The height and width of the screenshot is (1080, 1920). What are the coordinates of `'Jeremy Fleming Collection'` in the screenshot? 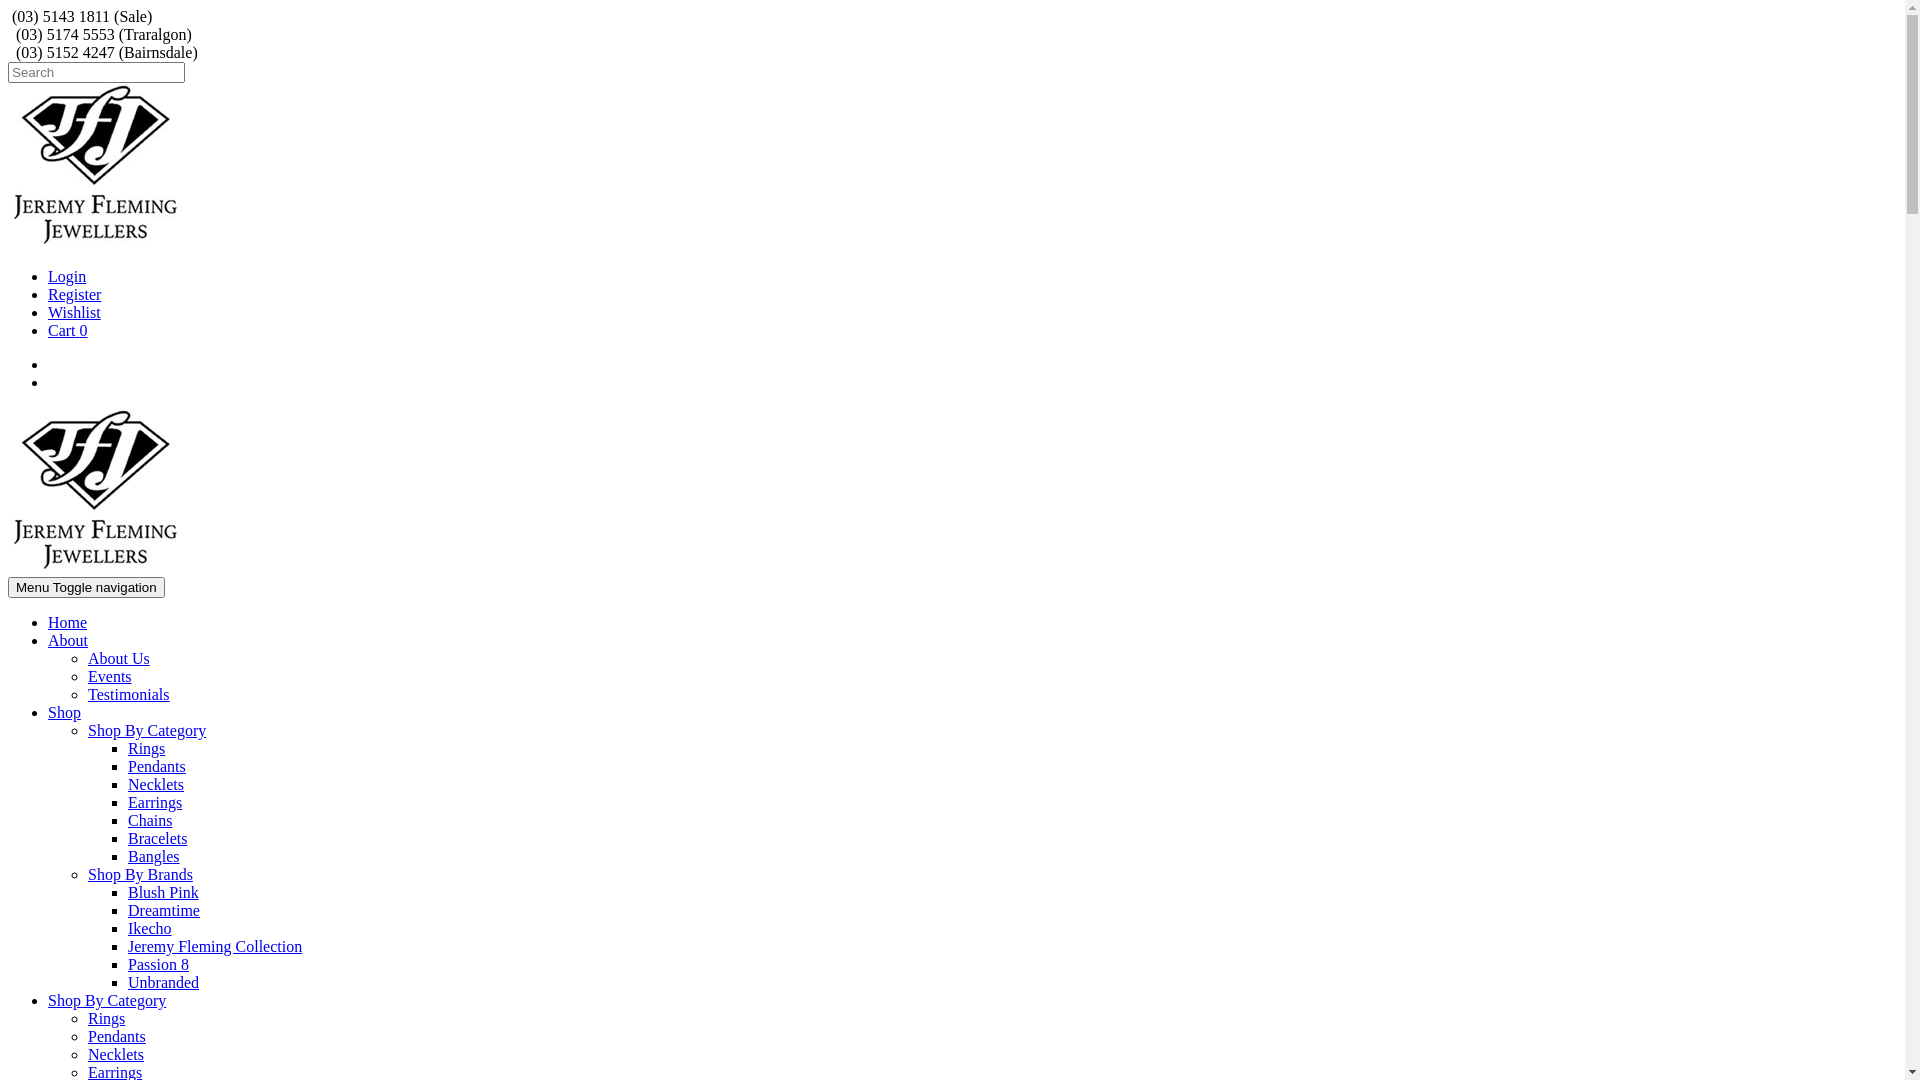 It's located at (215, 945).